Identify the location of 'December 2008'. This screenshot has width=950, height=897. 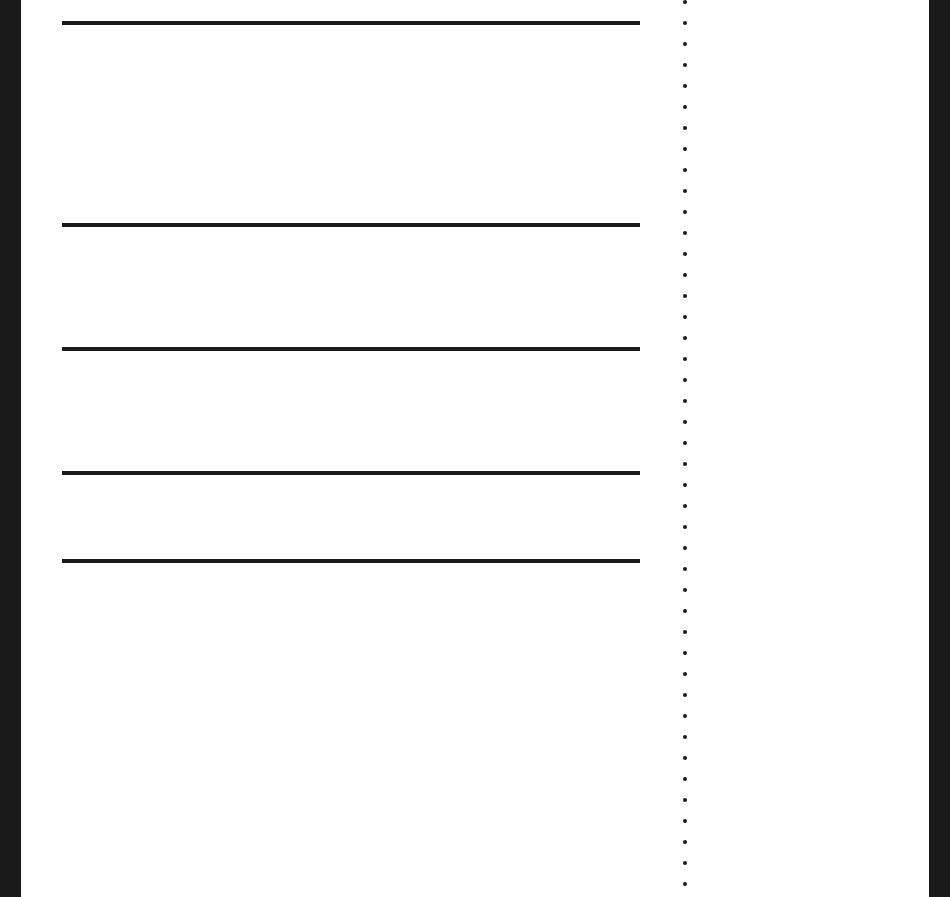
(737, 188).